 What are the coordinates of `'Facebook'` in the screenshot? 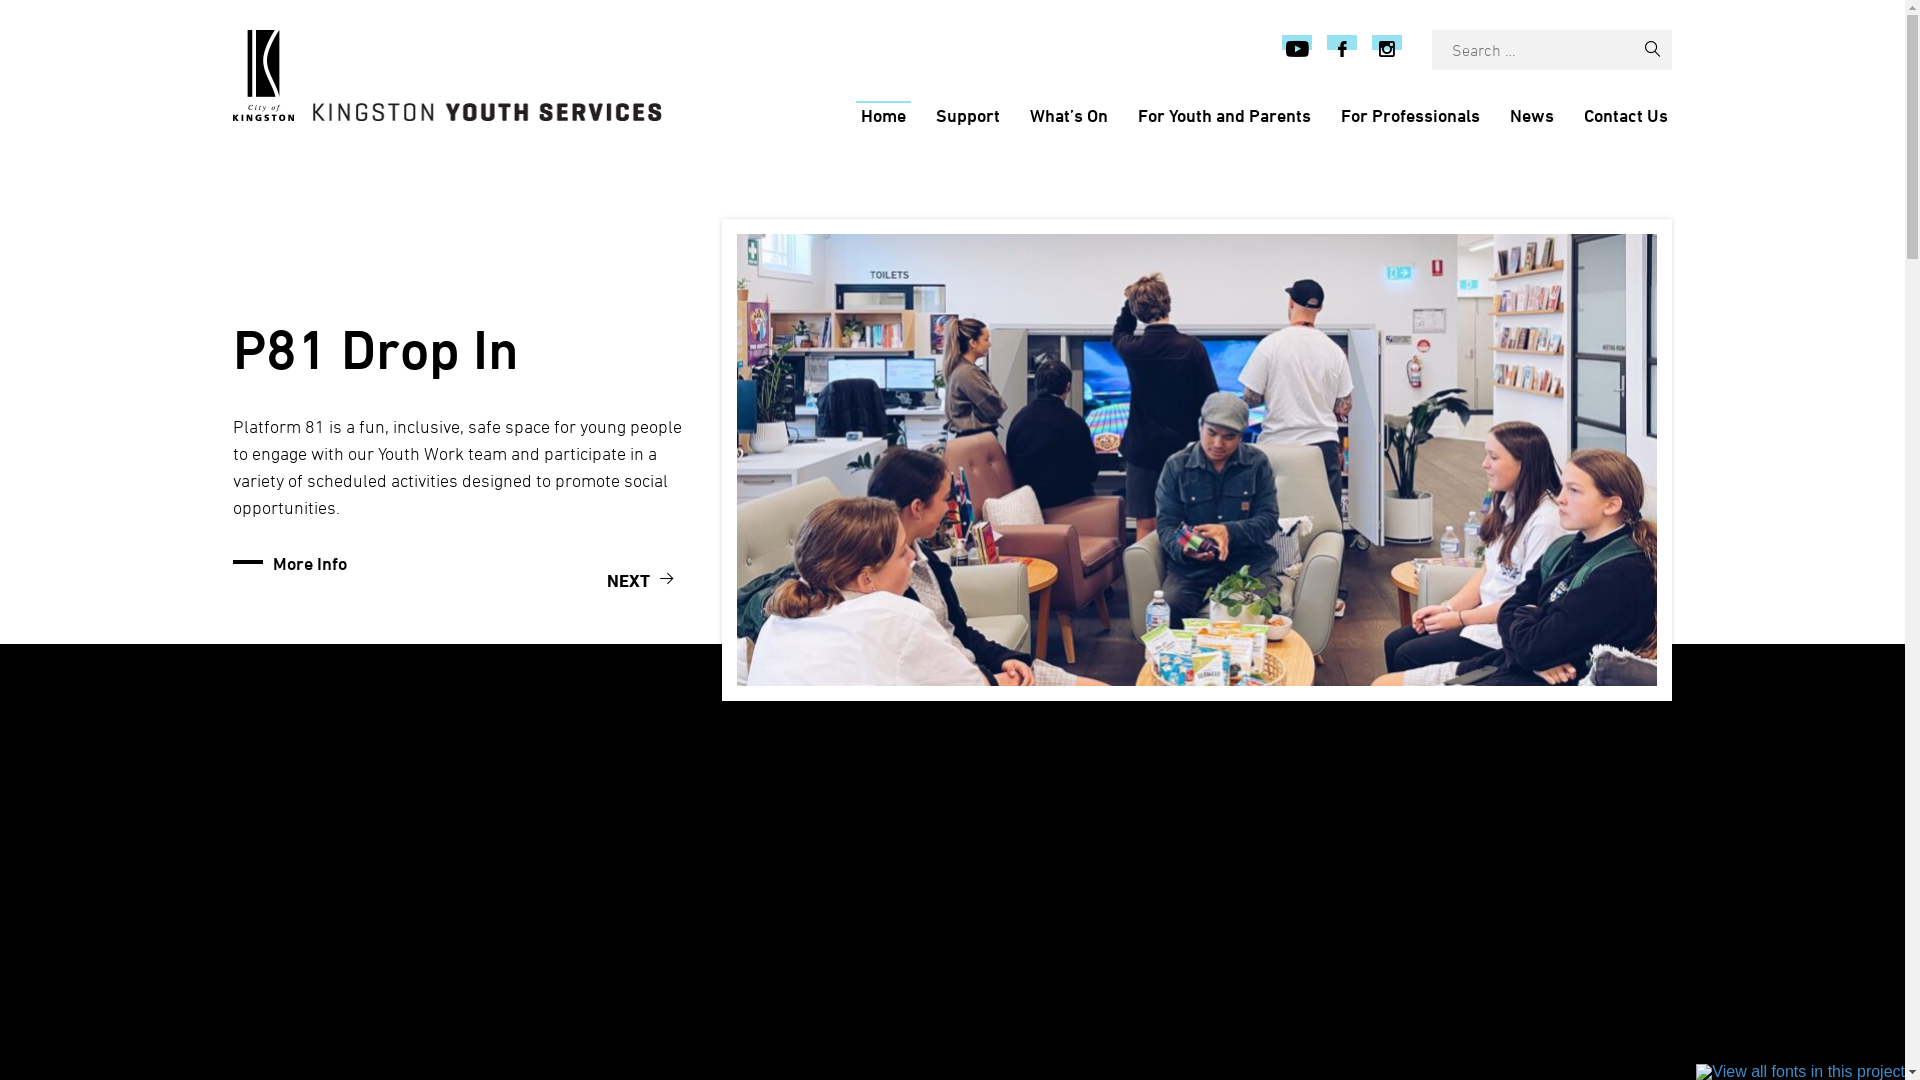 It's located at (1342, 49).